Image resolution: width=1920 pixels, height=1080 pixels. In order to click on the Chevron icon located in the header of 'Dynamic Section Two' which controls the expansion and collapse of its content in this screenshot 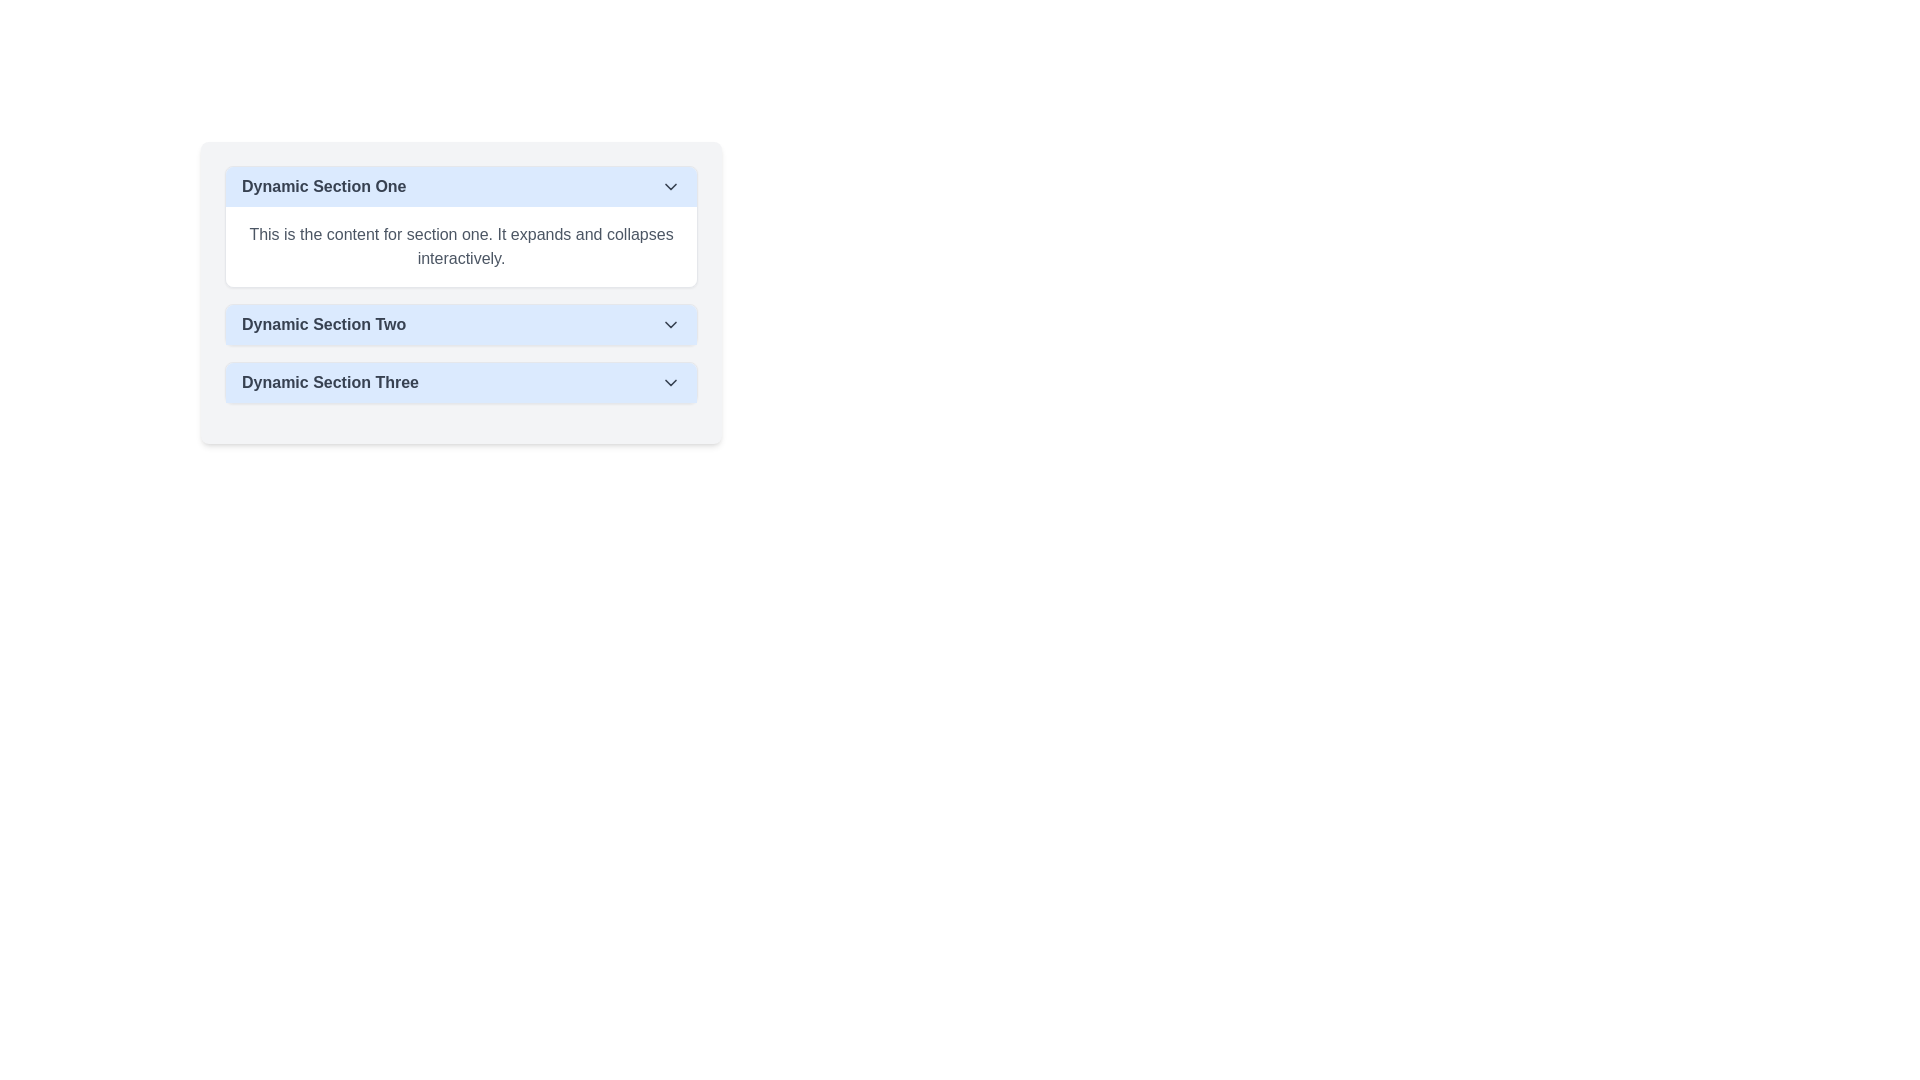, I will do `click(671, 323)`.